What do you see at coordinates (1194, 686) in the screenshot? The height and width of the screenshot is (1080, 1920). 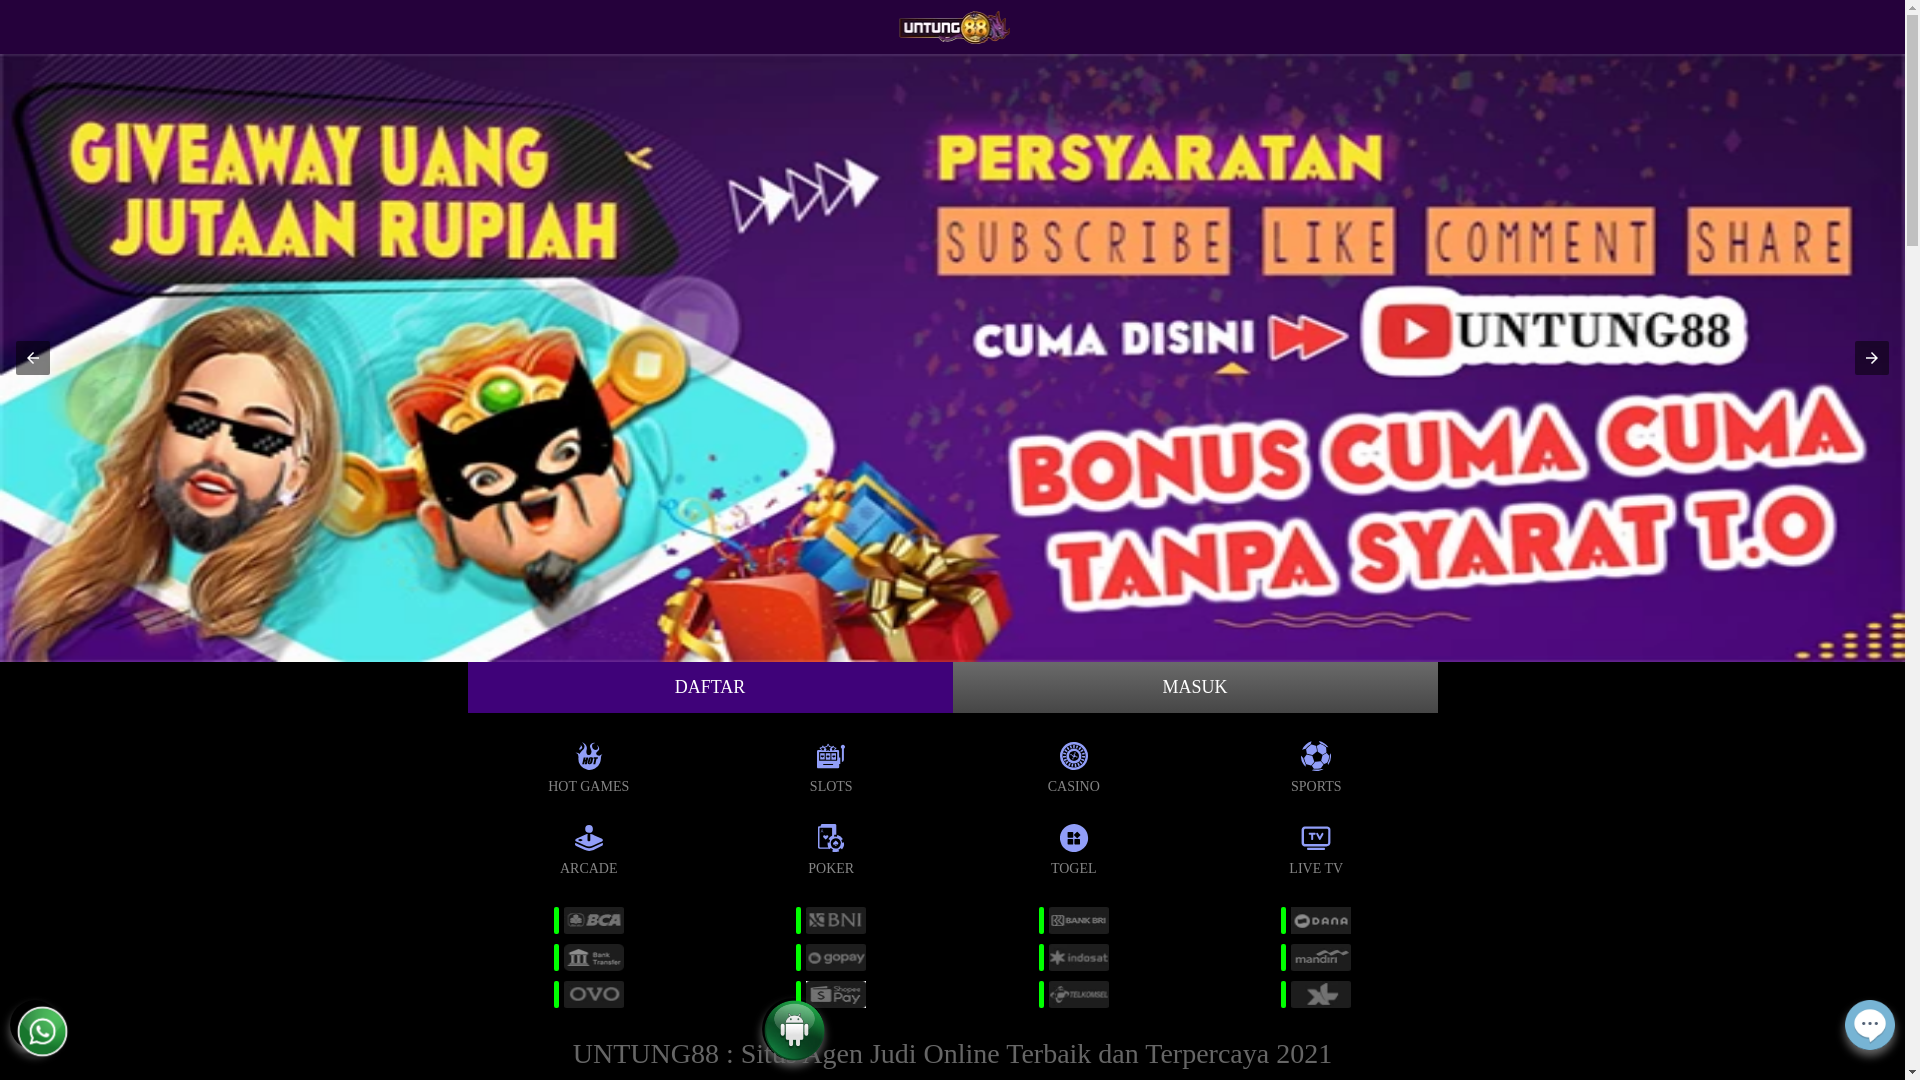 I see `'MASUK'` at bounding box center [1194, 686].